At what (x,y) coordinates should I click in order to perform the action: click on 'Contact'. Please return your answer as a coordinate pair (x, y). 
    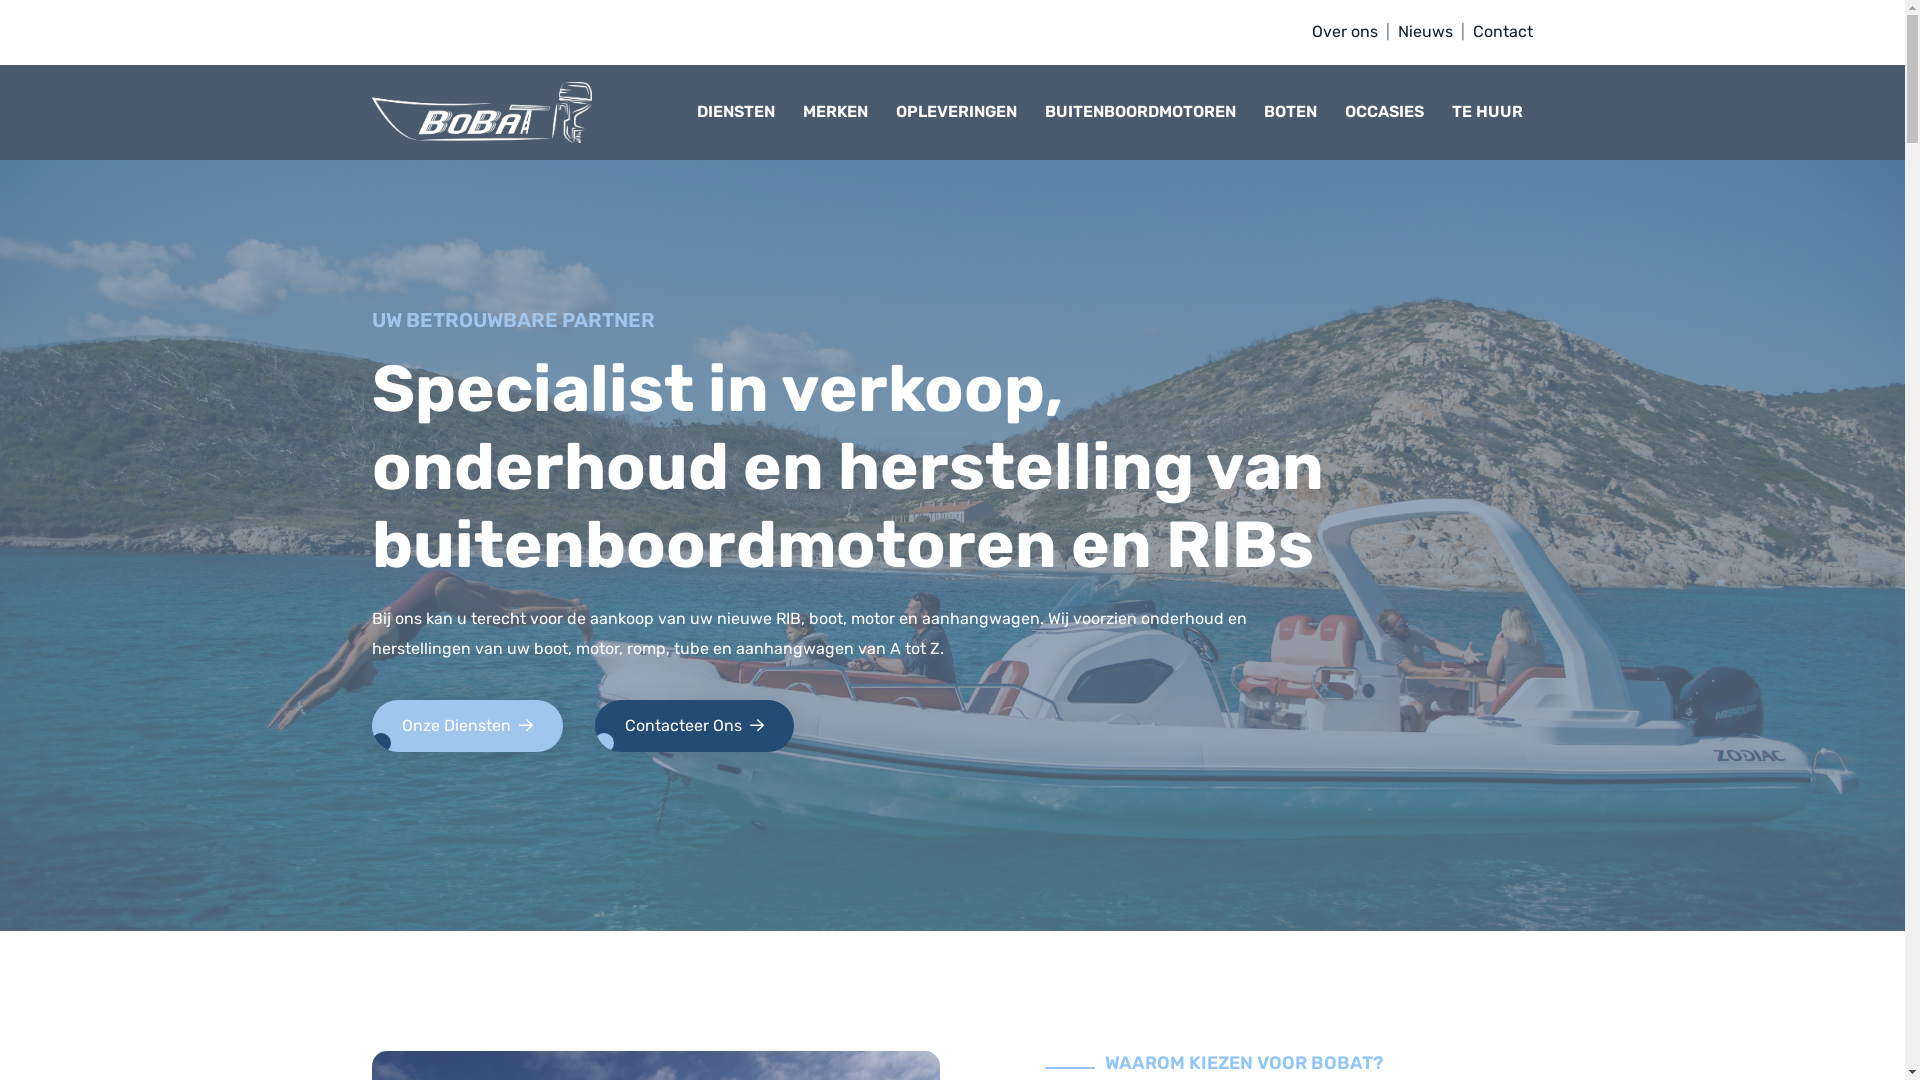
    Looking at the image, I should click on (1502, 32).